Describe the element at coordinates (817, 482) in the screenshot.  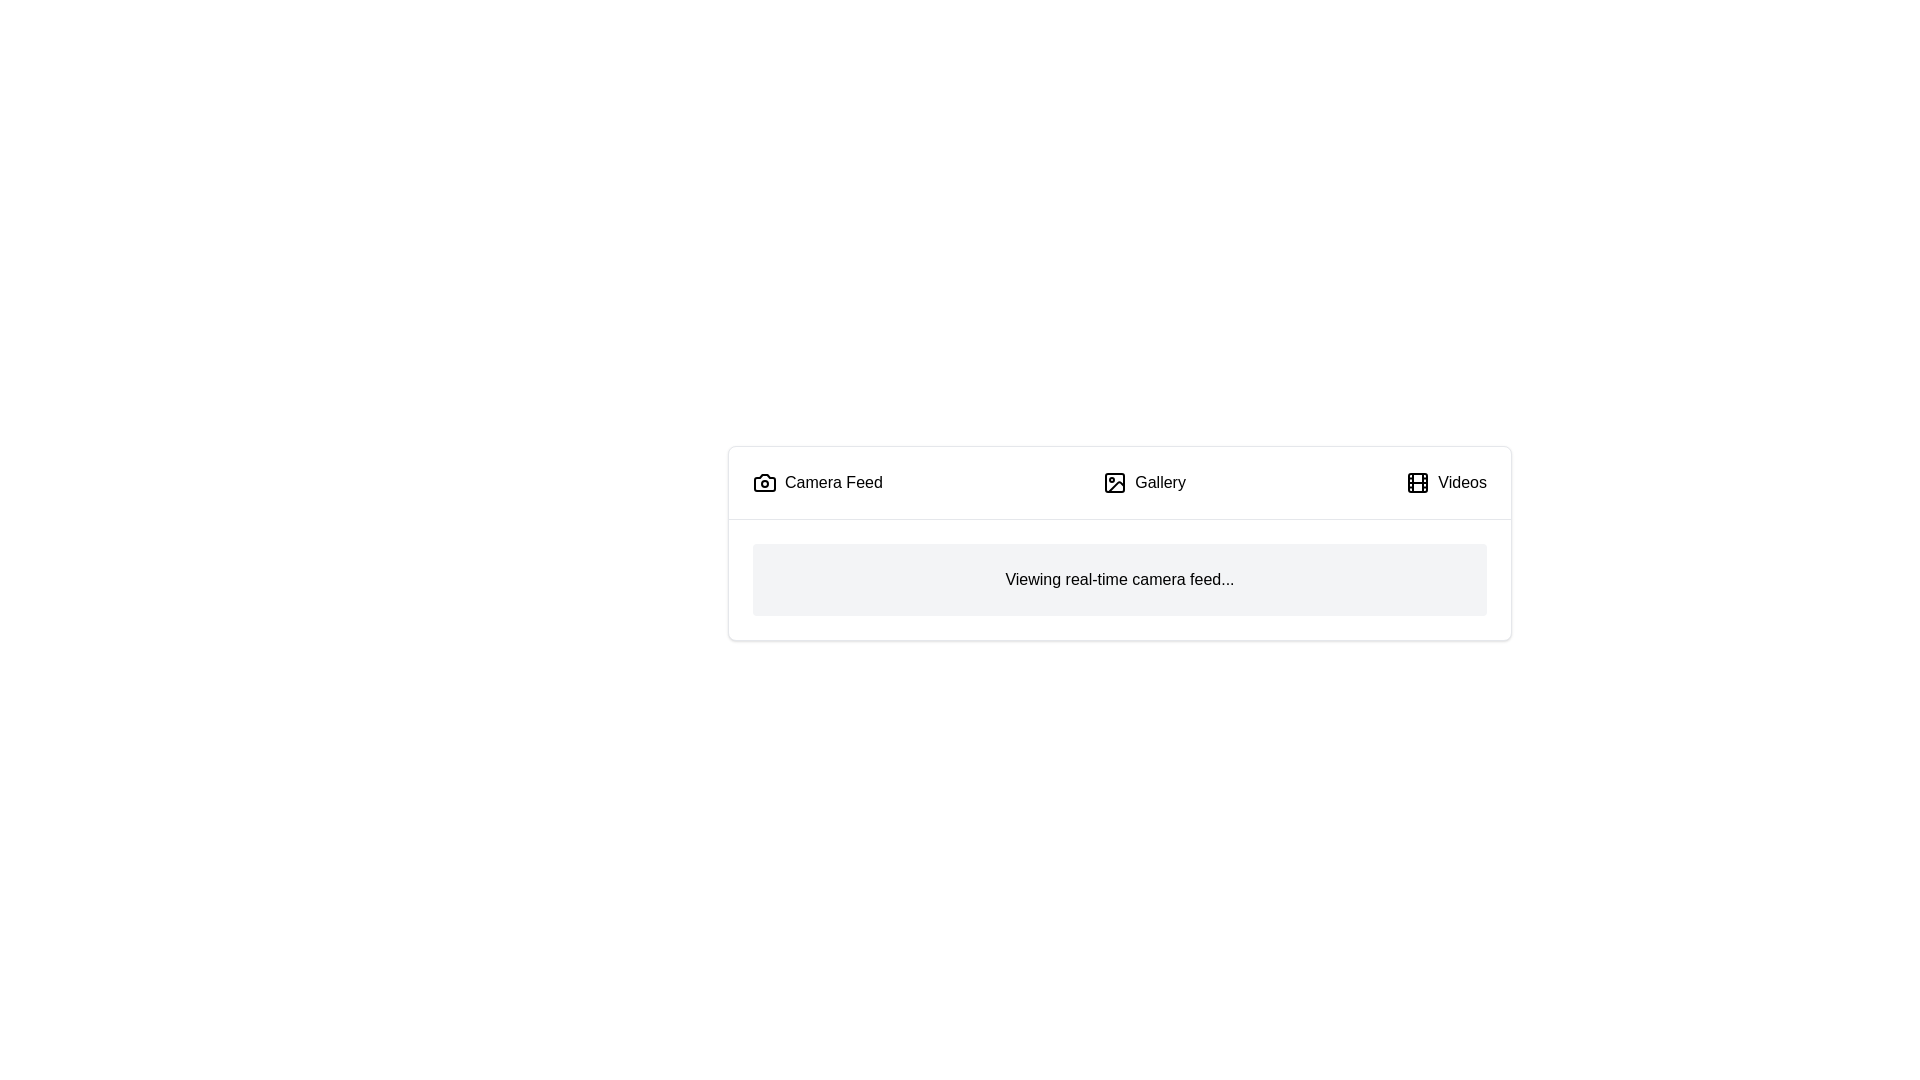
I see `the tab labeled Camera Feed to observe its hover effect` at that location.